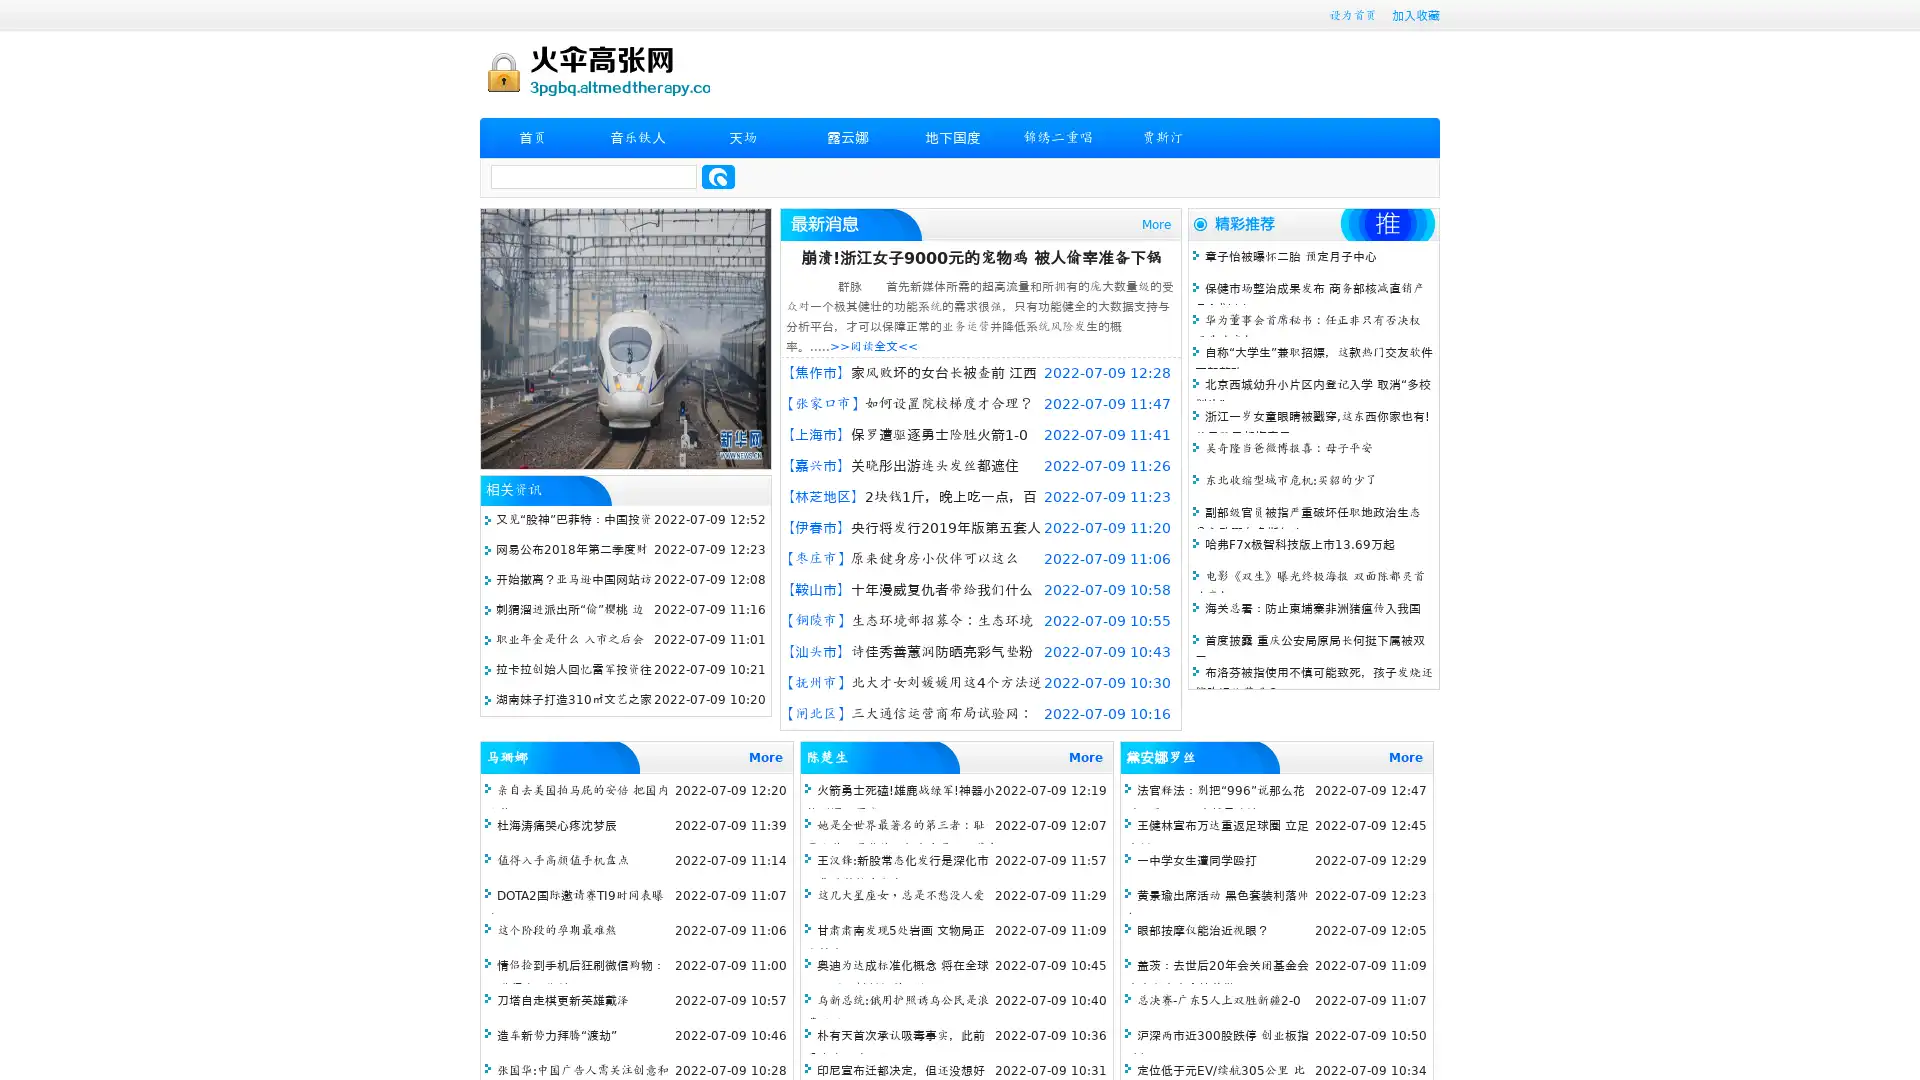  Describe the element at coordinates (718, 176) in the screenshot. I see `Search` at that location.